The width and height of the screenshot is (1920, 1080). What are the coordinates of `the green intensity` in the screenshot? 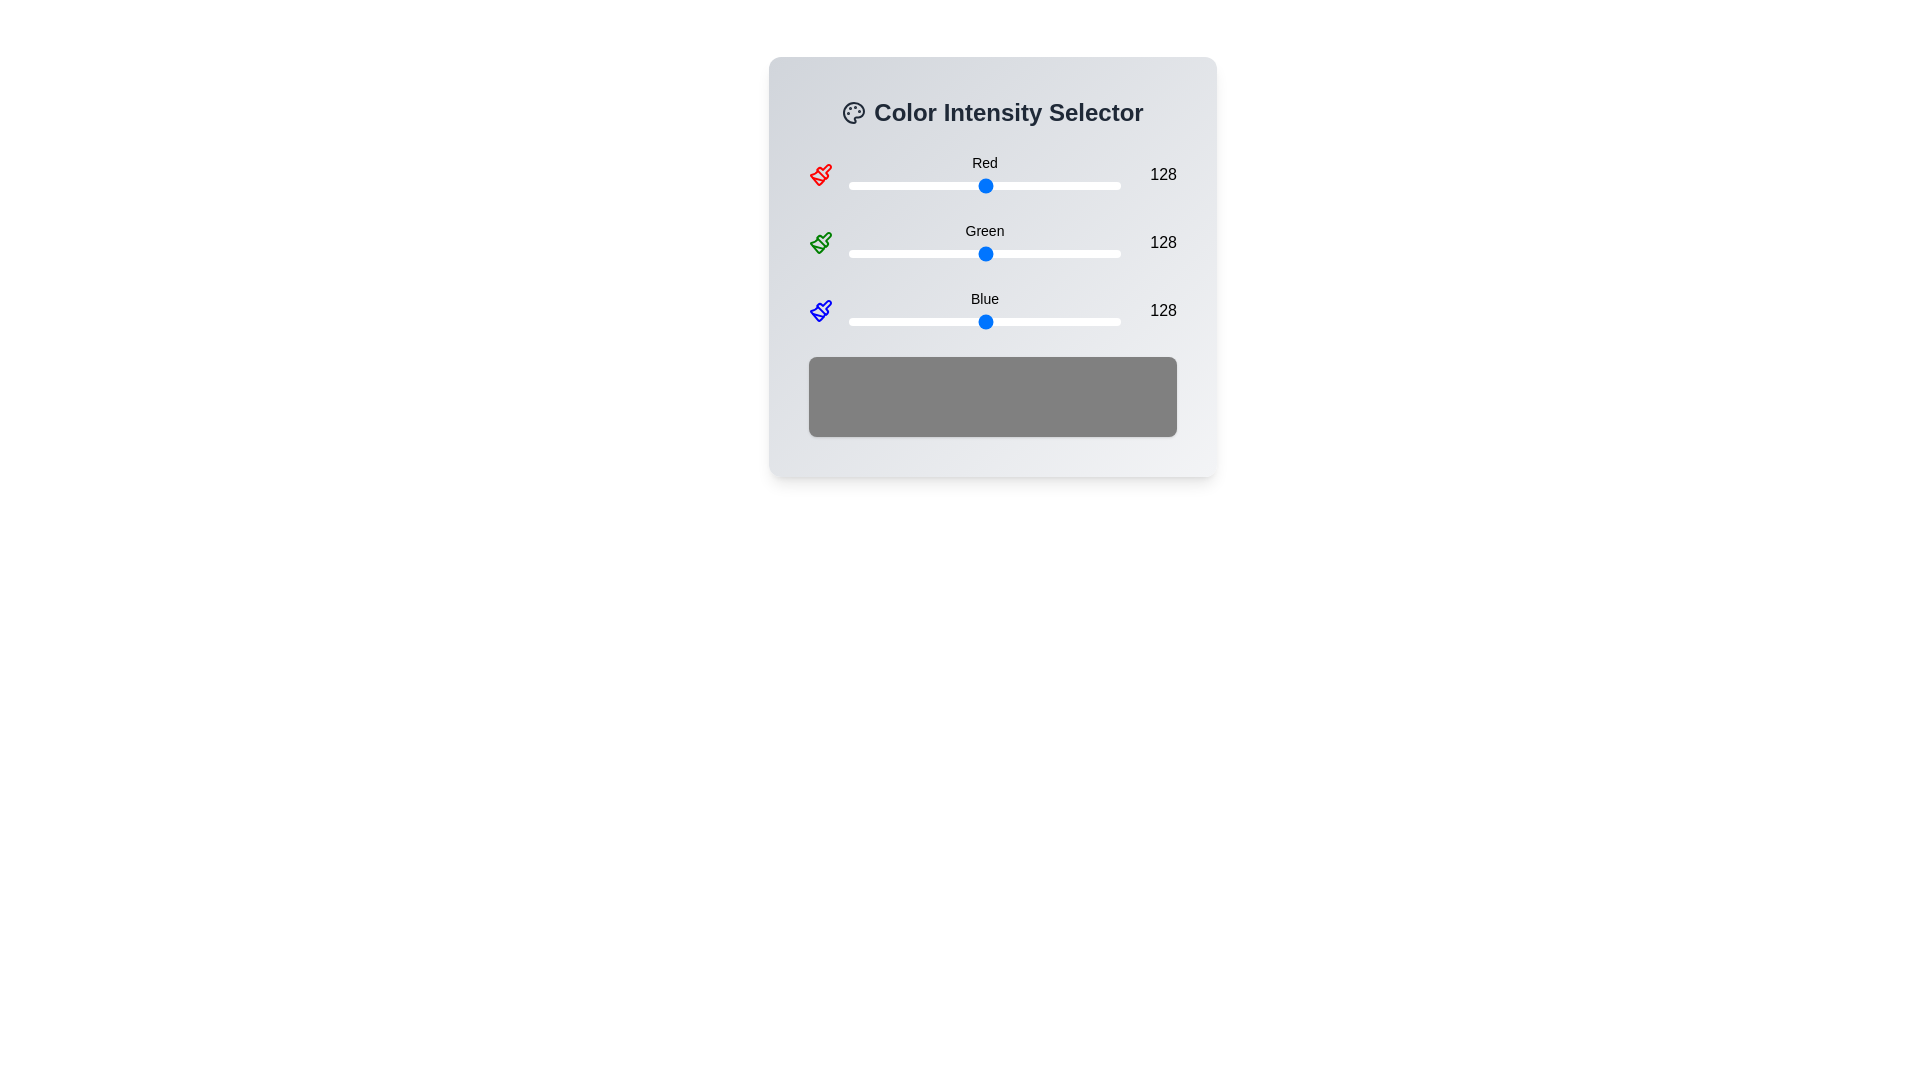 It's located at (1000, 253).